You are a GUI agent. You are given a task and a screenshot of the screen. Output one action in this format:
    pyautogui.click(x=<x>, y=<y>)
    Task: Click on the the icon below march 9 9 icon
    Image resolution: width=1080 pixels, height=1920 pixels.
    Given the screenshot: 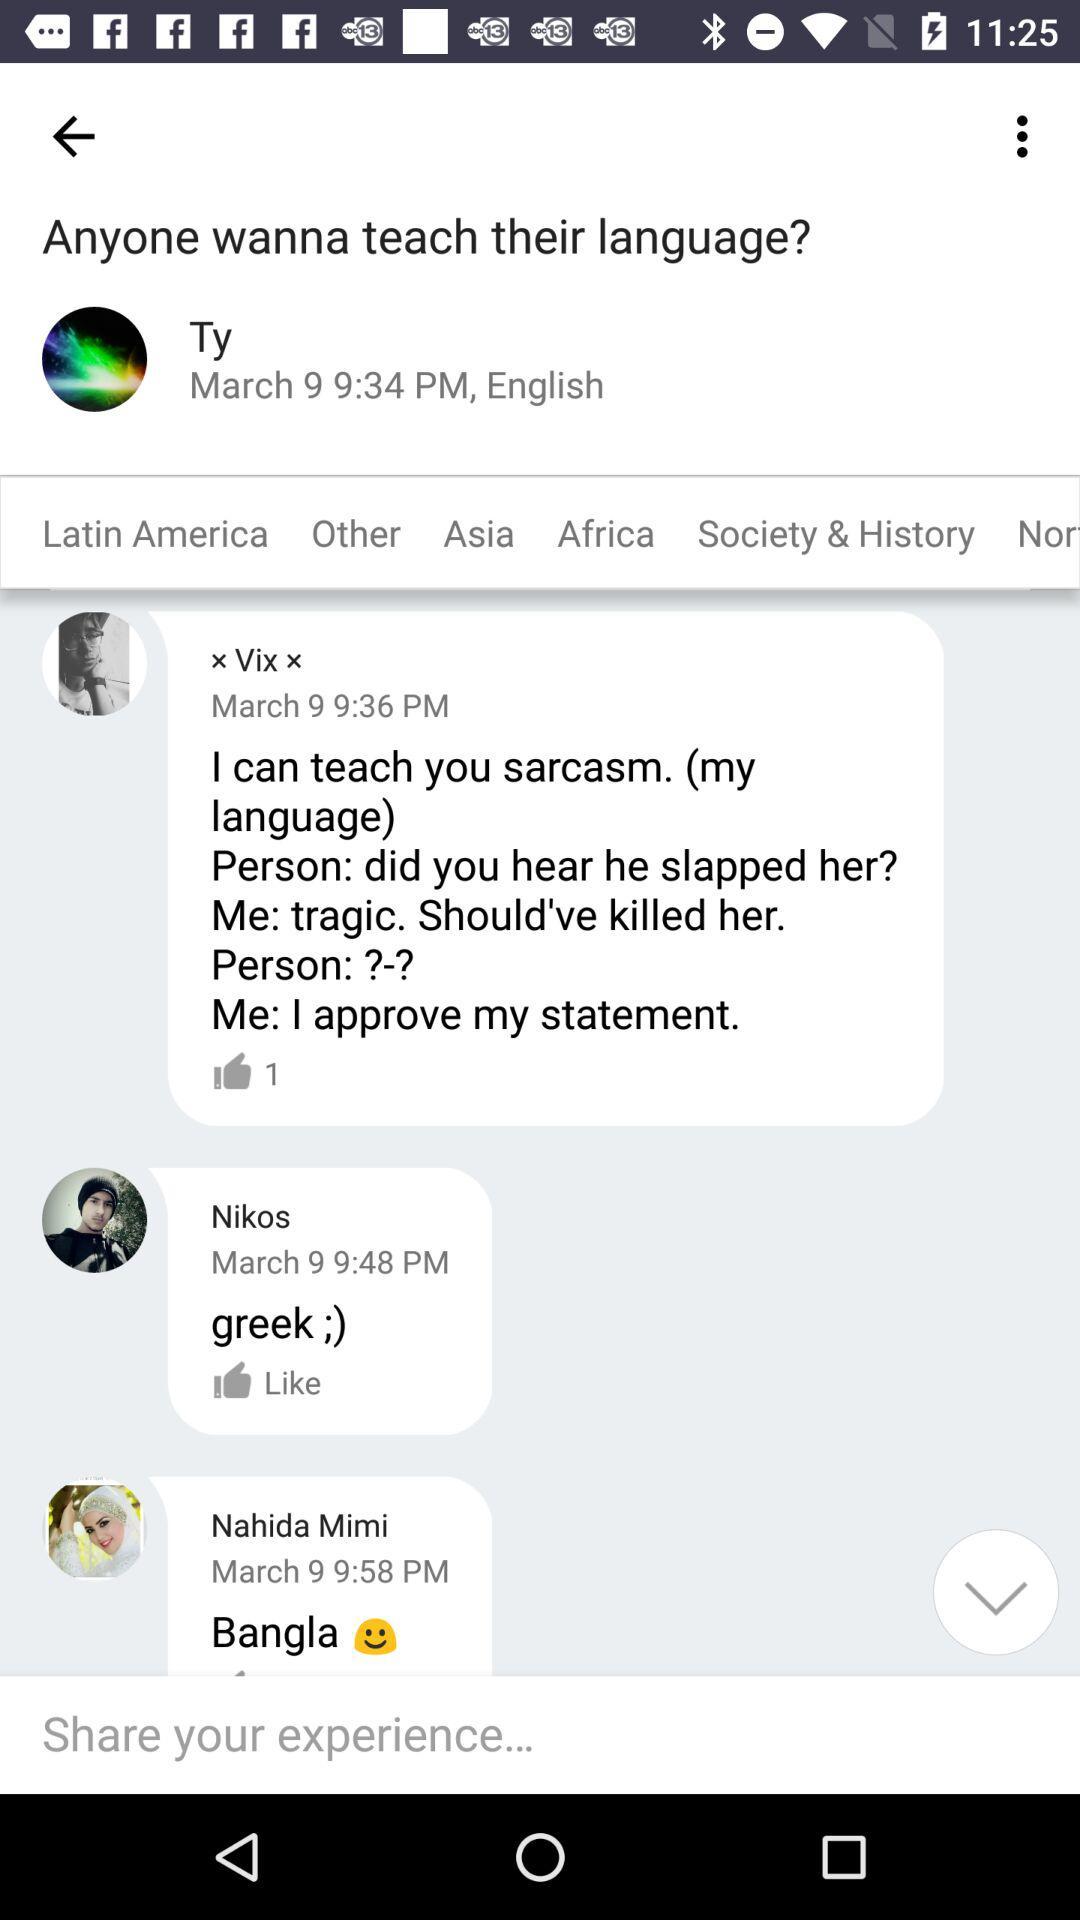 What is the action you would take?
    pyautogui.click(x=278, y=1321)
    